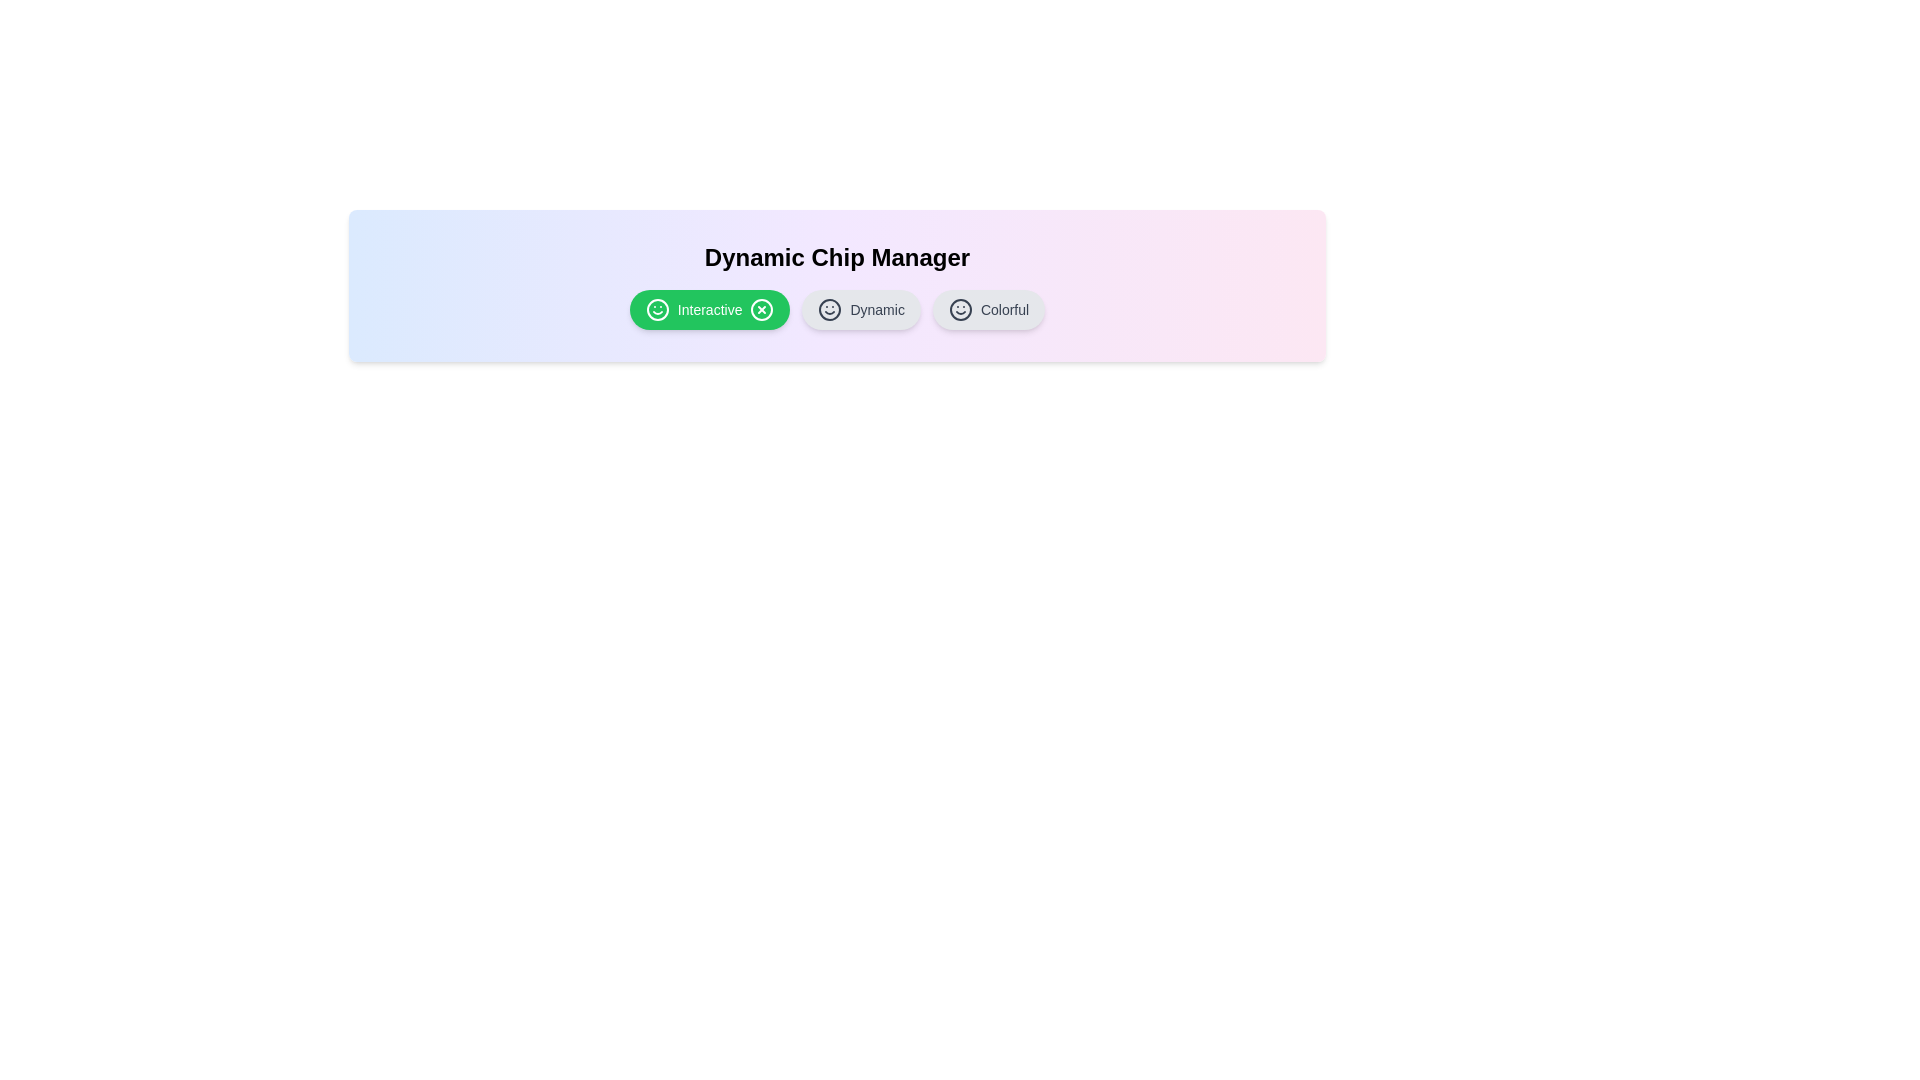 The width and height of the screenshot is (1920, 1080). I want to click on the icon within the chip labeled 'Interactive', so click(657, 309).